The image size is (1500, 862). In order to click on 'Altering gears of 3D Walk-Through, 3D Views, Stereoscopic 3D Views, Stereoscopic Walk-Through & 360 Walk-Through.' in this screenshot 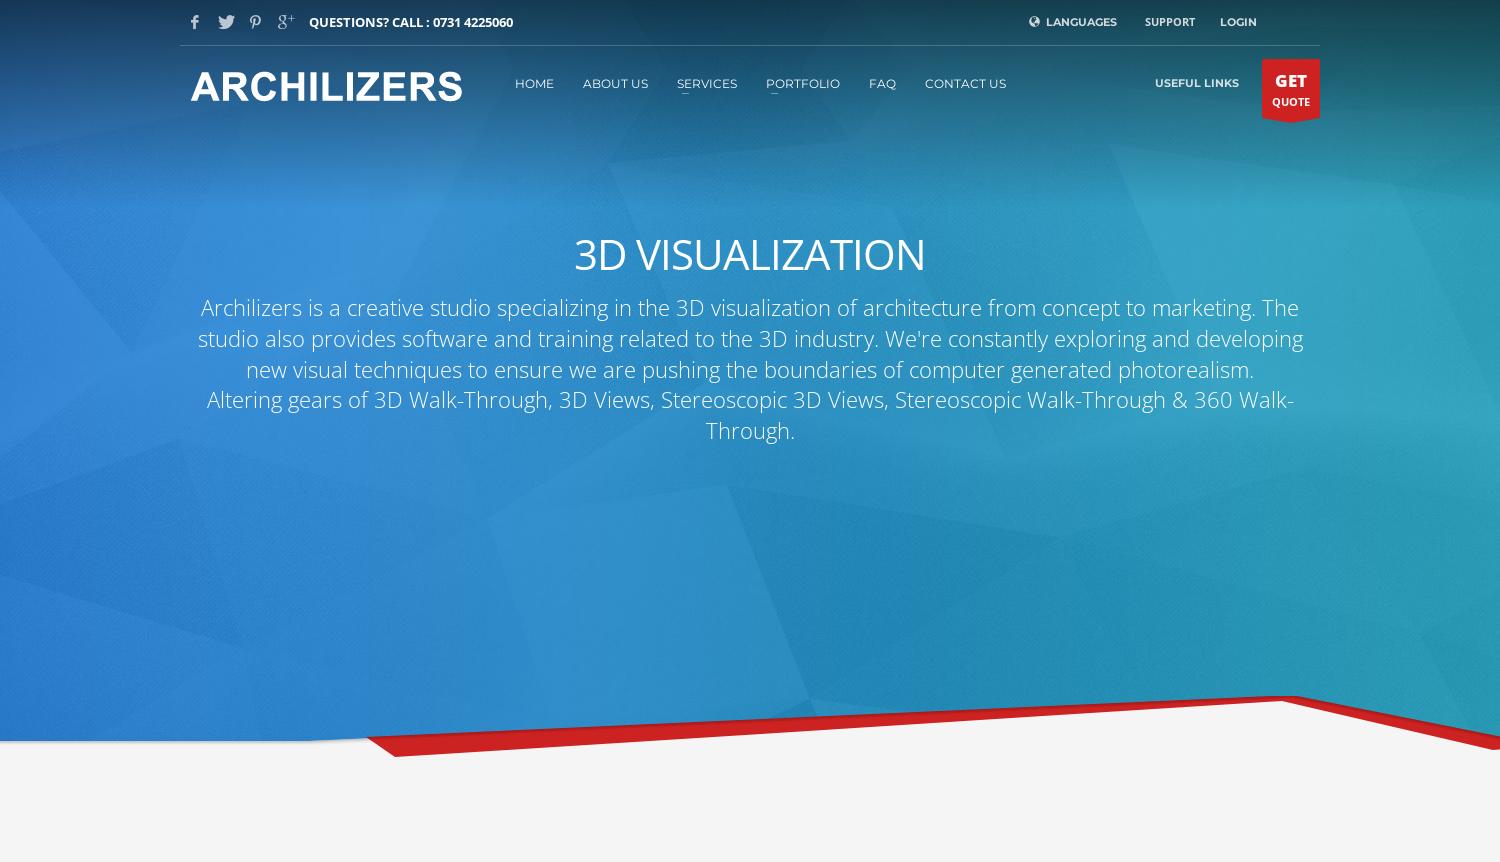, I will do `click(748, 413)`.